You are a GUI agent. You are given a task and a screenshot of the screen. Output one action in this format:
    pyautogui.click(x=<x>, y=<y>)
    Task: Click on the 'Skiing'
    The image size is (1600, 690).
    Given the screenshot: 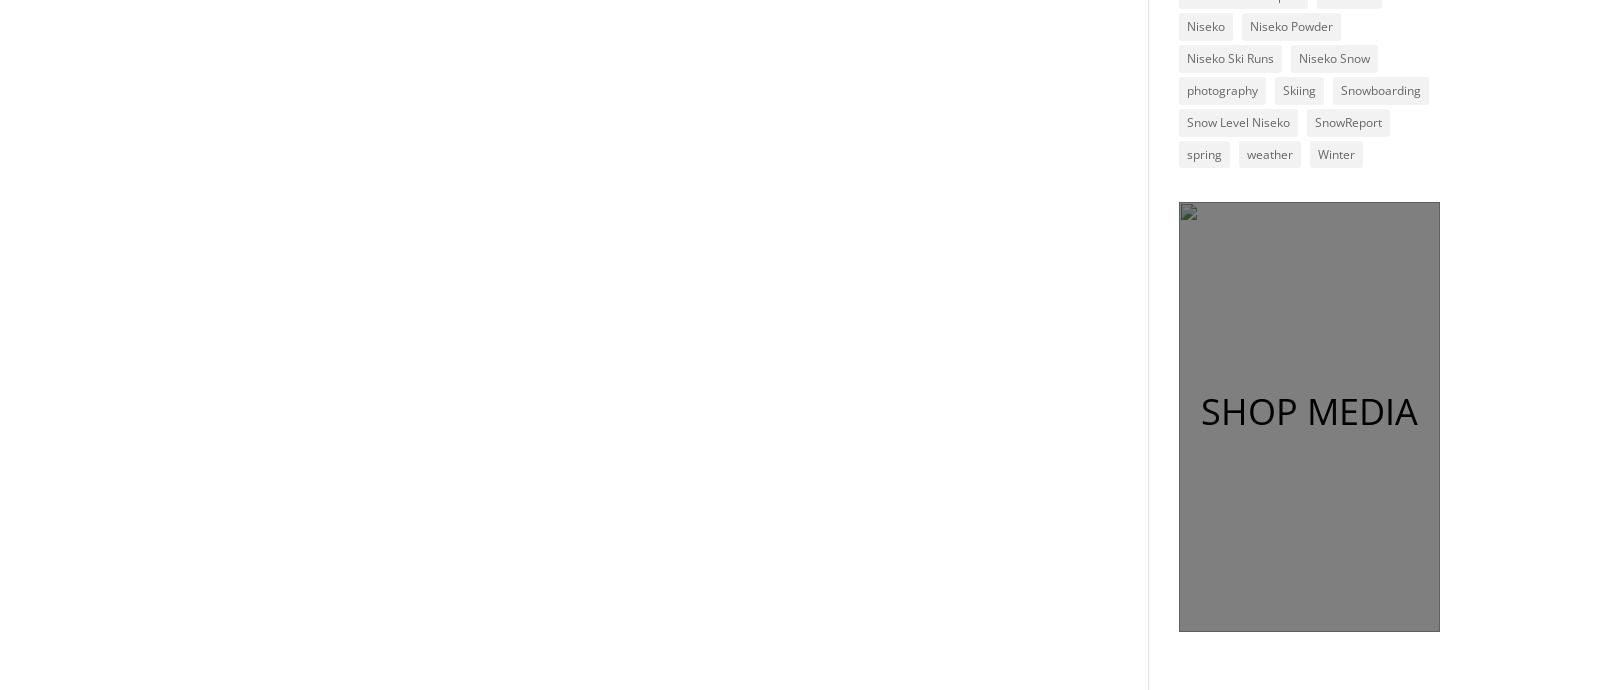 What is the action you would take?
    pyautogui.click(x=1297, y=89)
    